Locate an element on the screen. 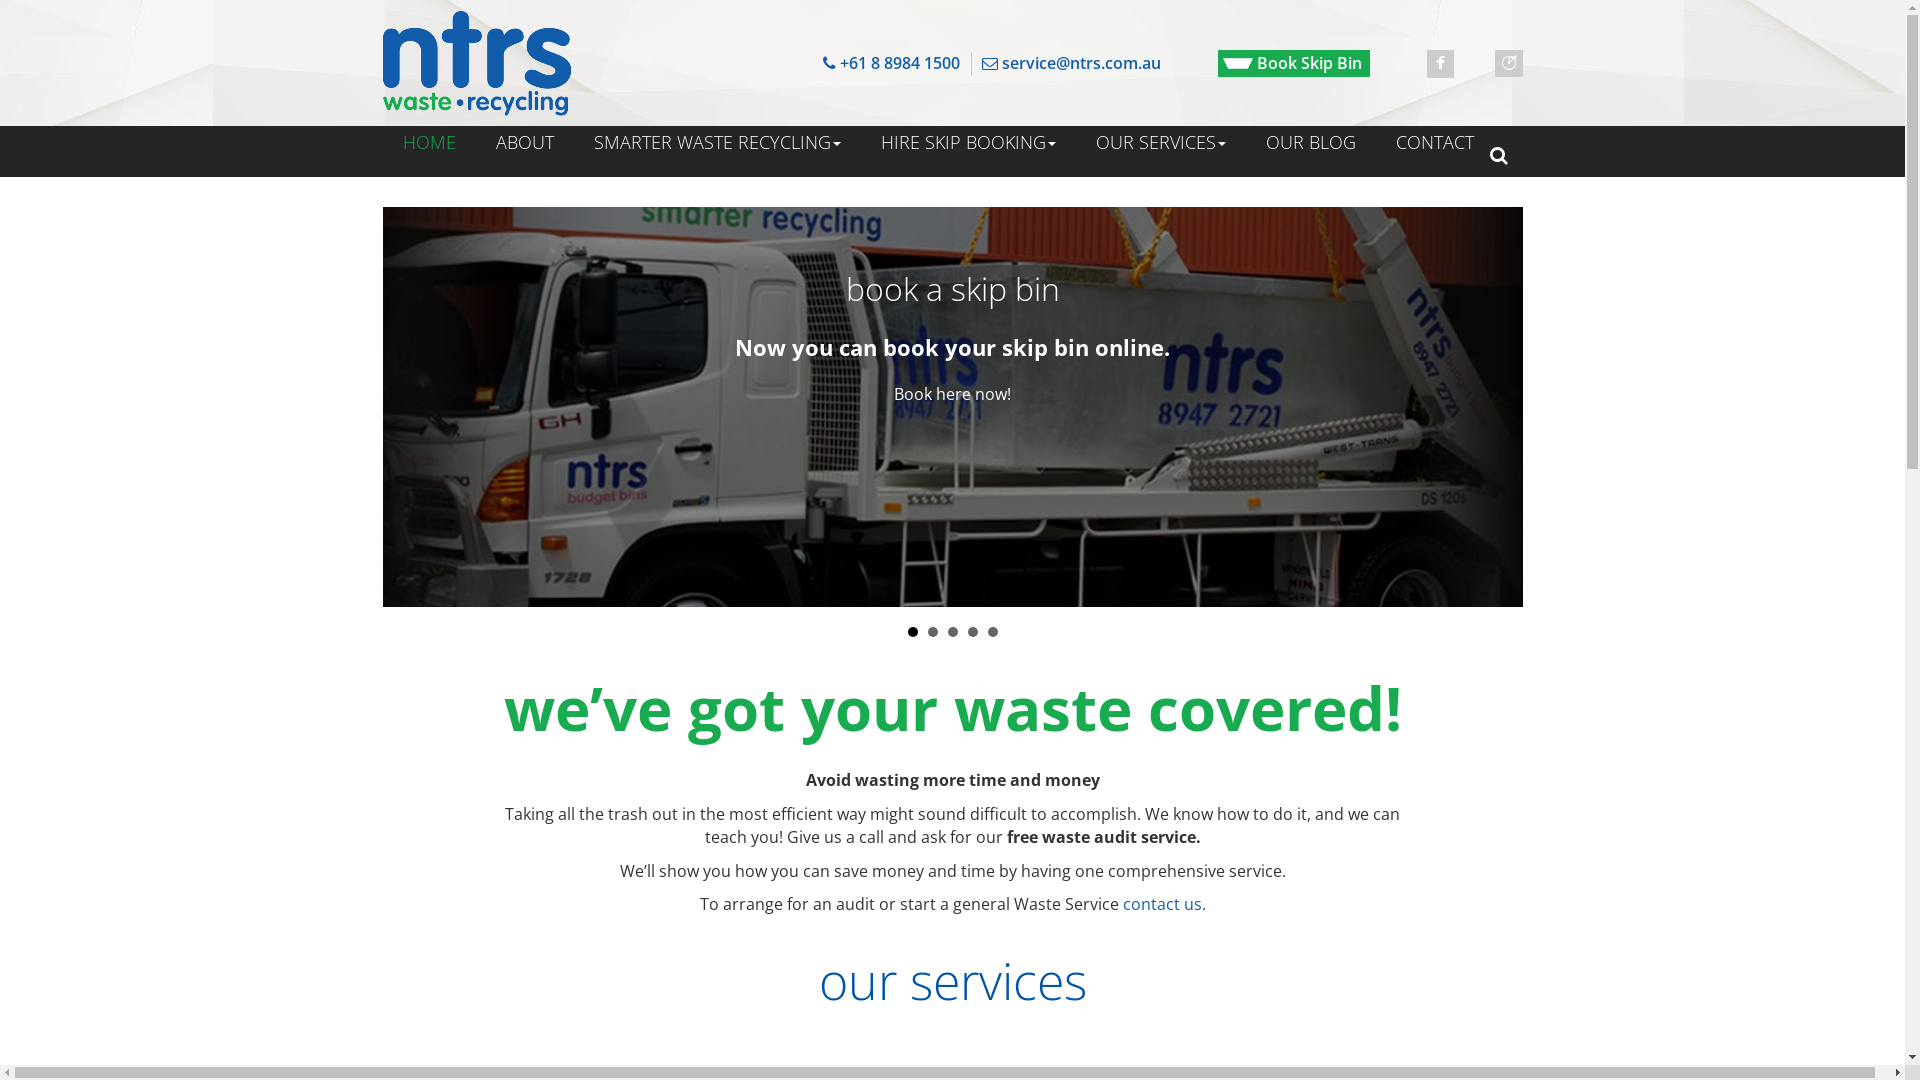 The image size is (1920, 1080). 'service@ntrs.com.au' is located at coordinates (1069, 63).